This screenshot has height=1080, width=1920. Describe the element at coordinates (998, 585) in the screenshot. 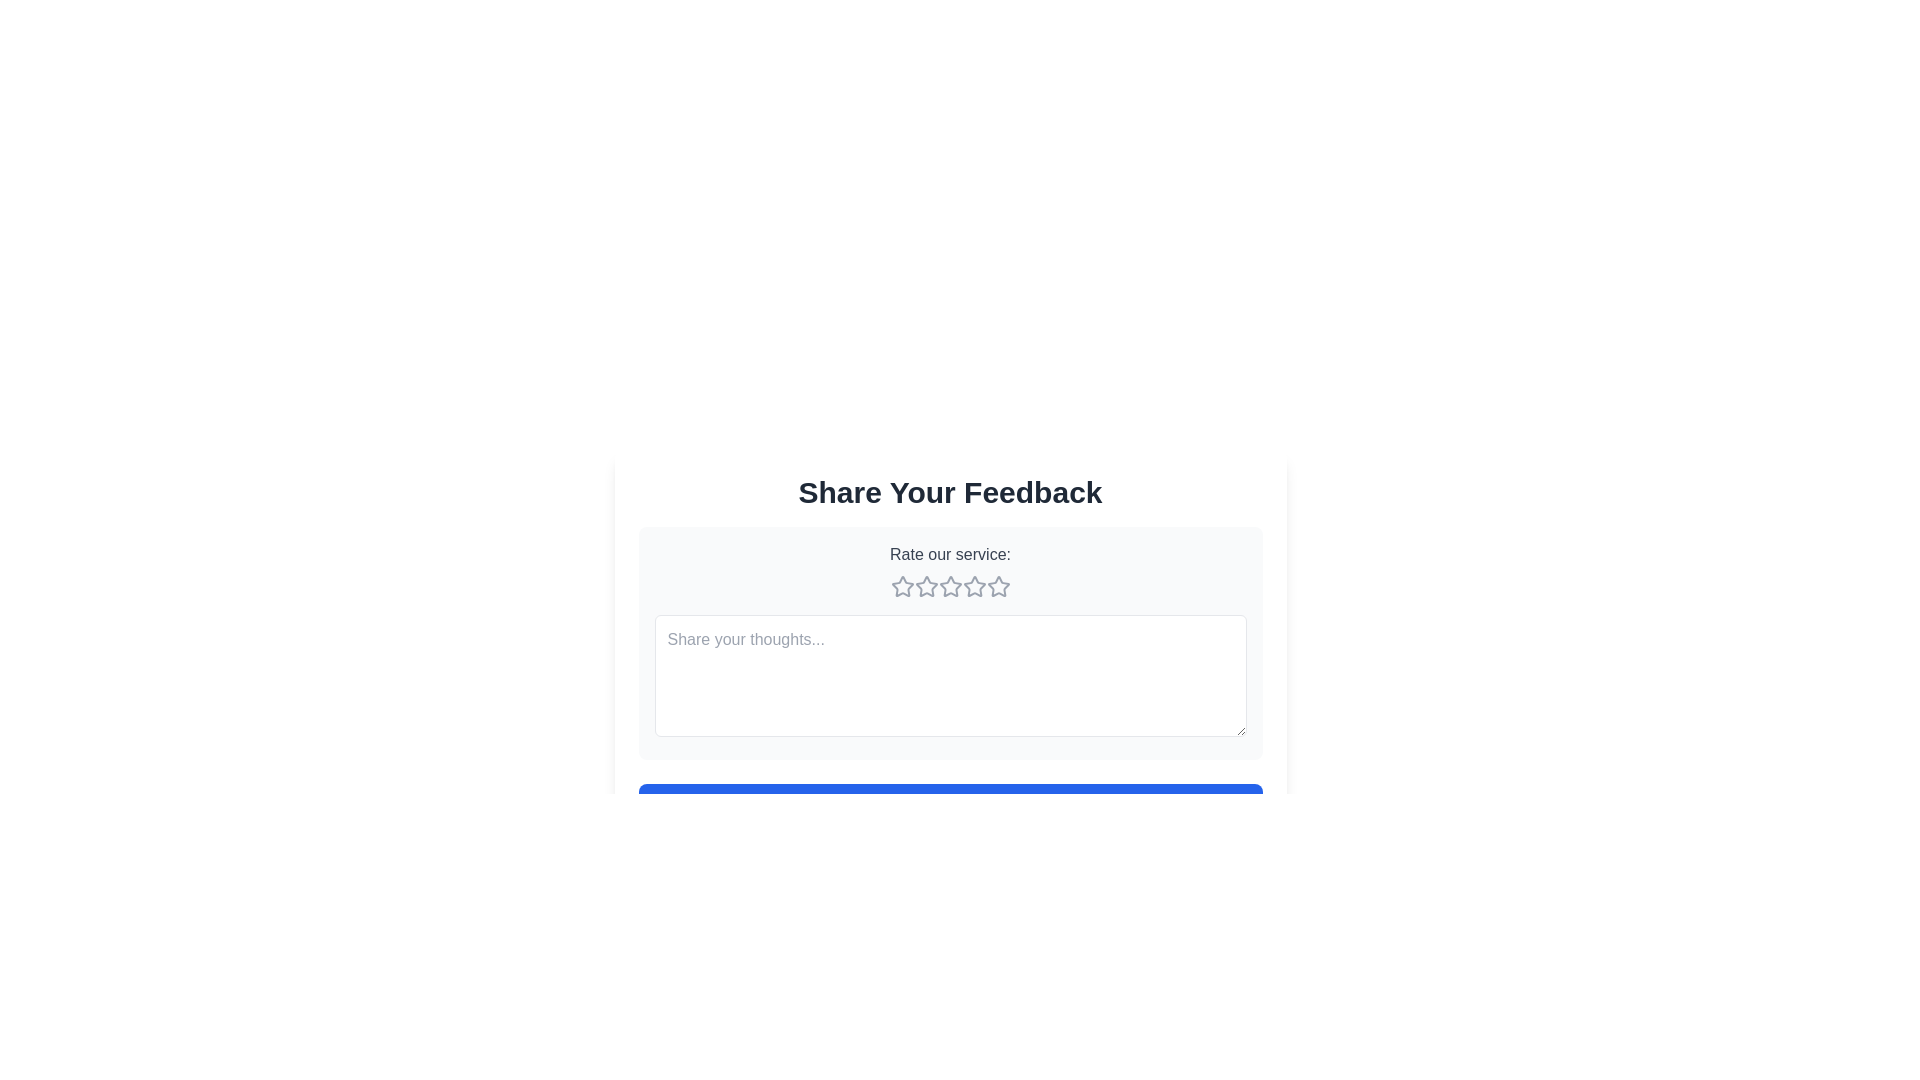

I see `the fourth star in the rating system` at that location.